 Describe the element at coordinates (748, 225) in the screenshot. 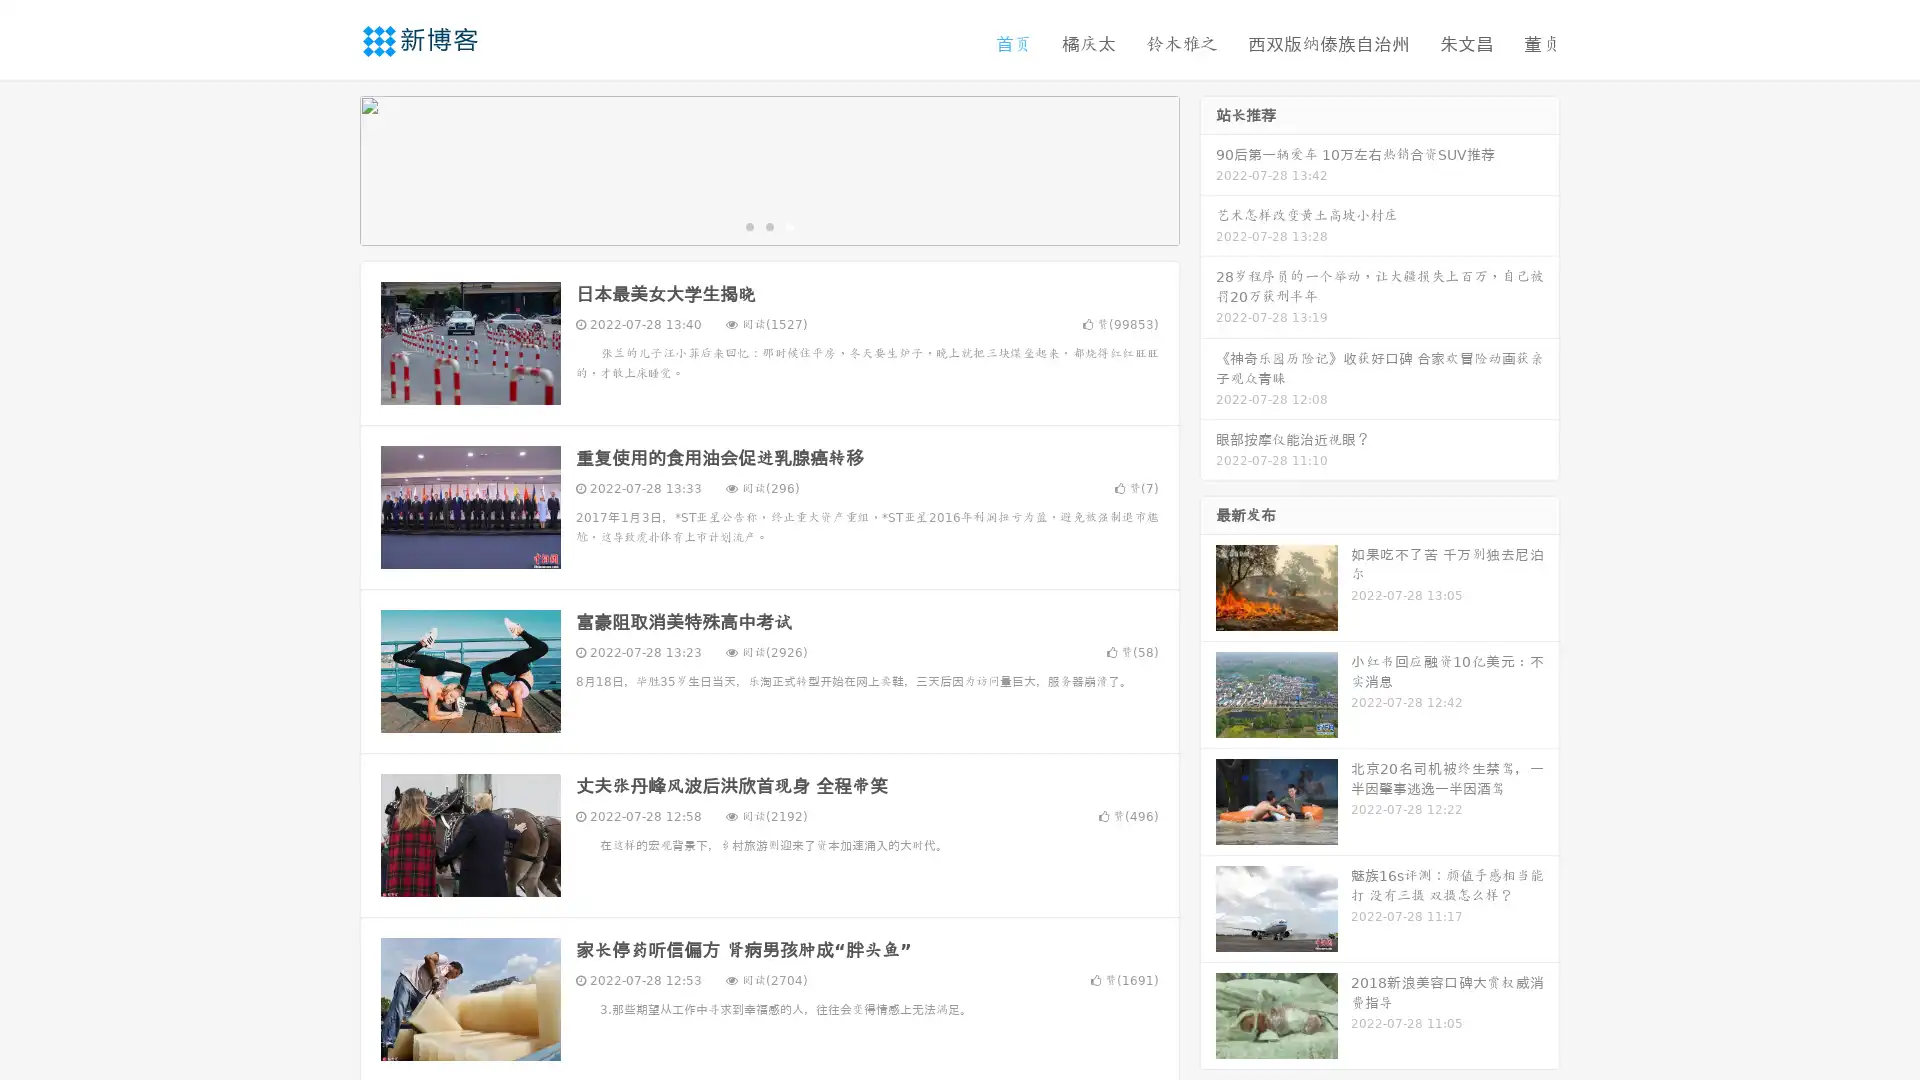

I see `Go to slide 1` at that location.